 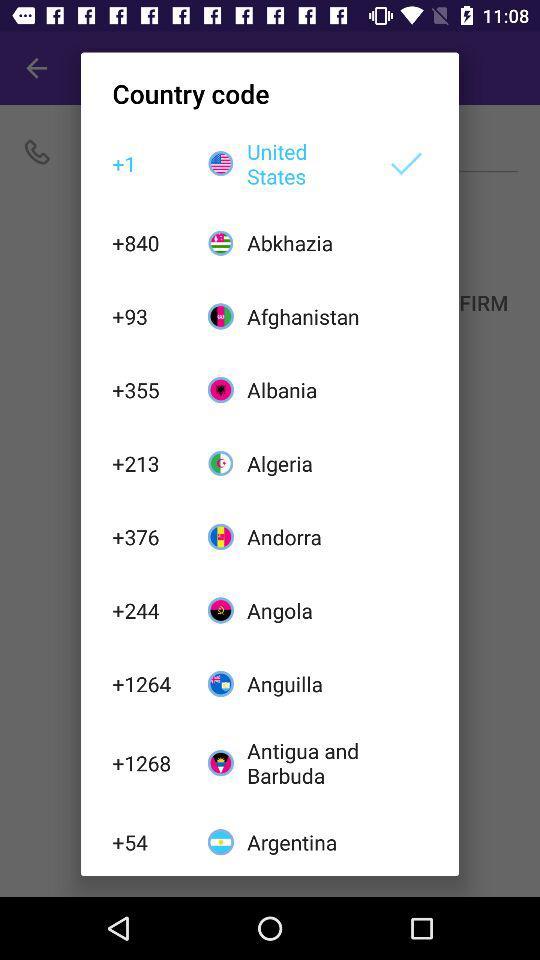 What do you see at coordinates (305, 388) in the screenshot?
I see `albania` at bounding box center [305, 388].